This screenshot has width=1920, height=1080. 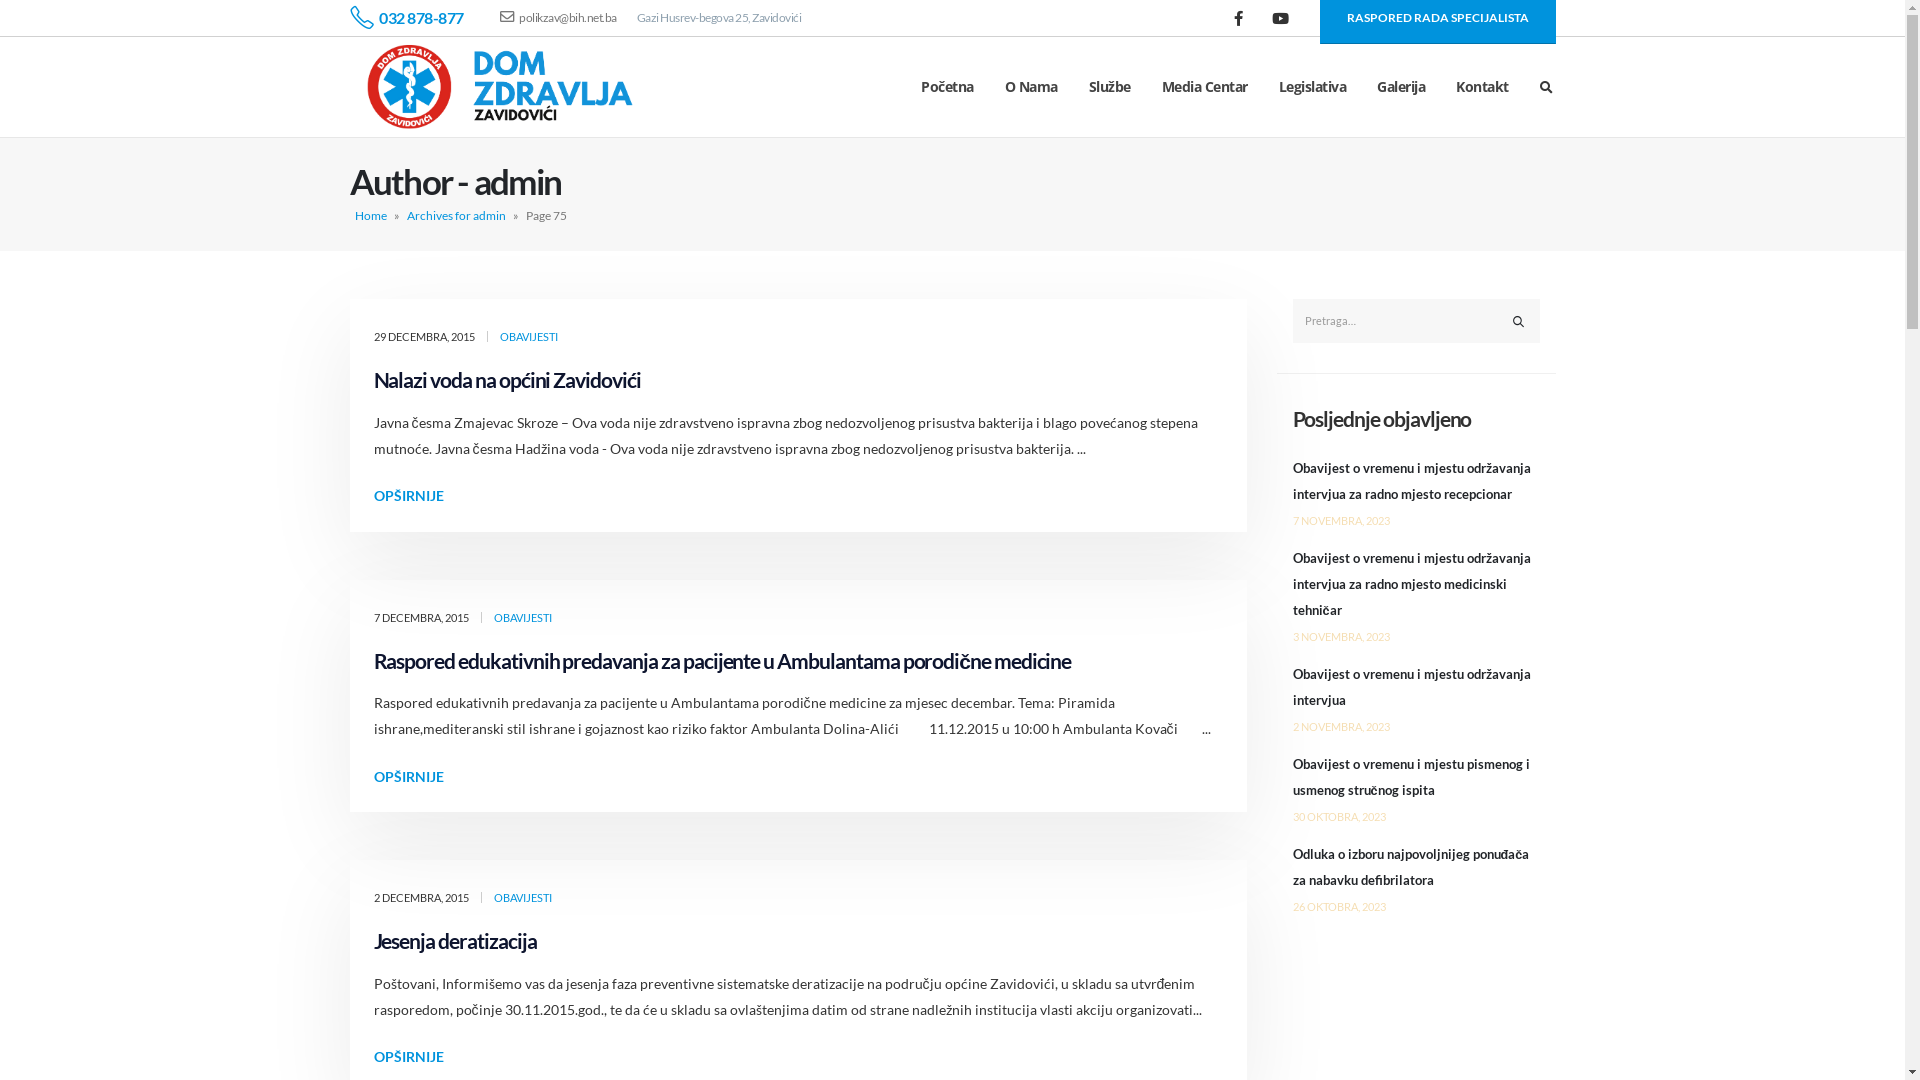 I want to click on 'O Nama', so click(x=1031, y=86).